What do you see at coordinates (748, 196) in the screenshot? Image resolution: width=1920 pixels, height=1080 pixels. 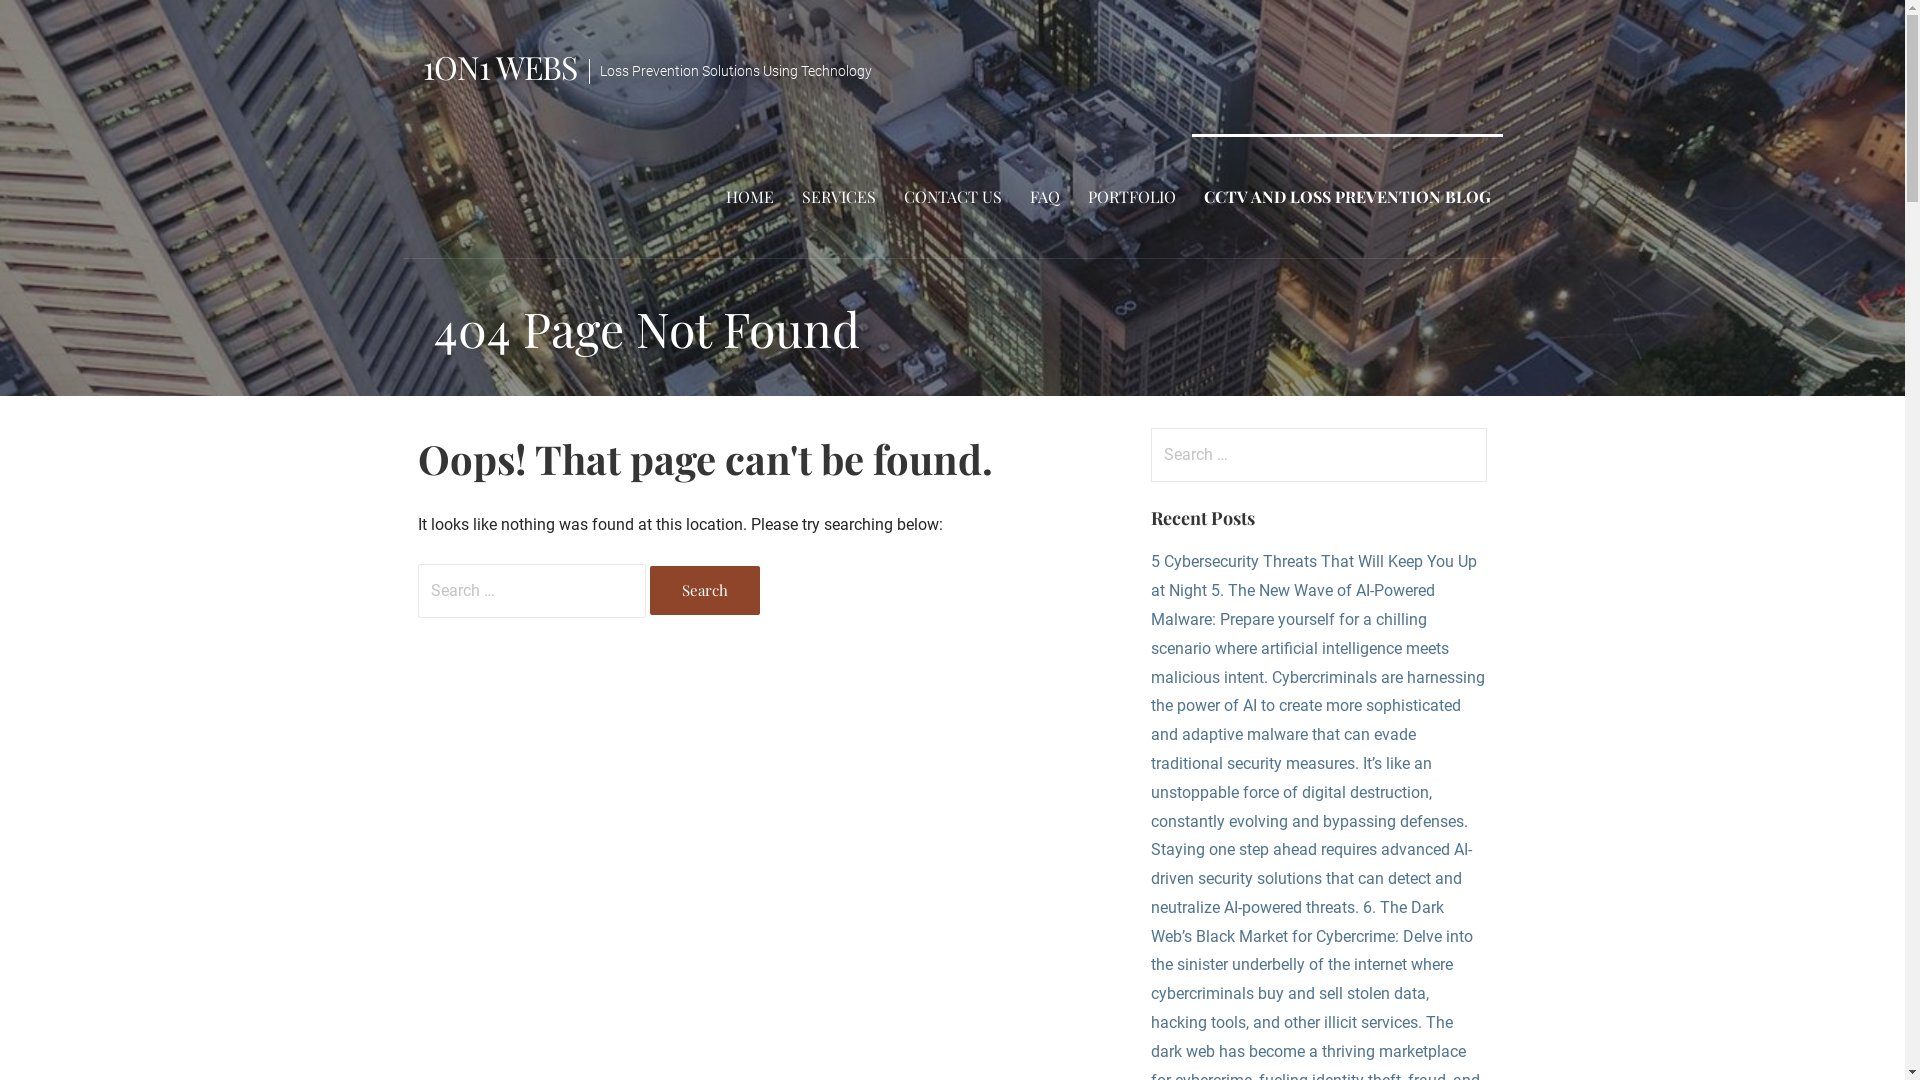 I see `'HOME'` at bounding box center [748, 196].